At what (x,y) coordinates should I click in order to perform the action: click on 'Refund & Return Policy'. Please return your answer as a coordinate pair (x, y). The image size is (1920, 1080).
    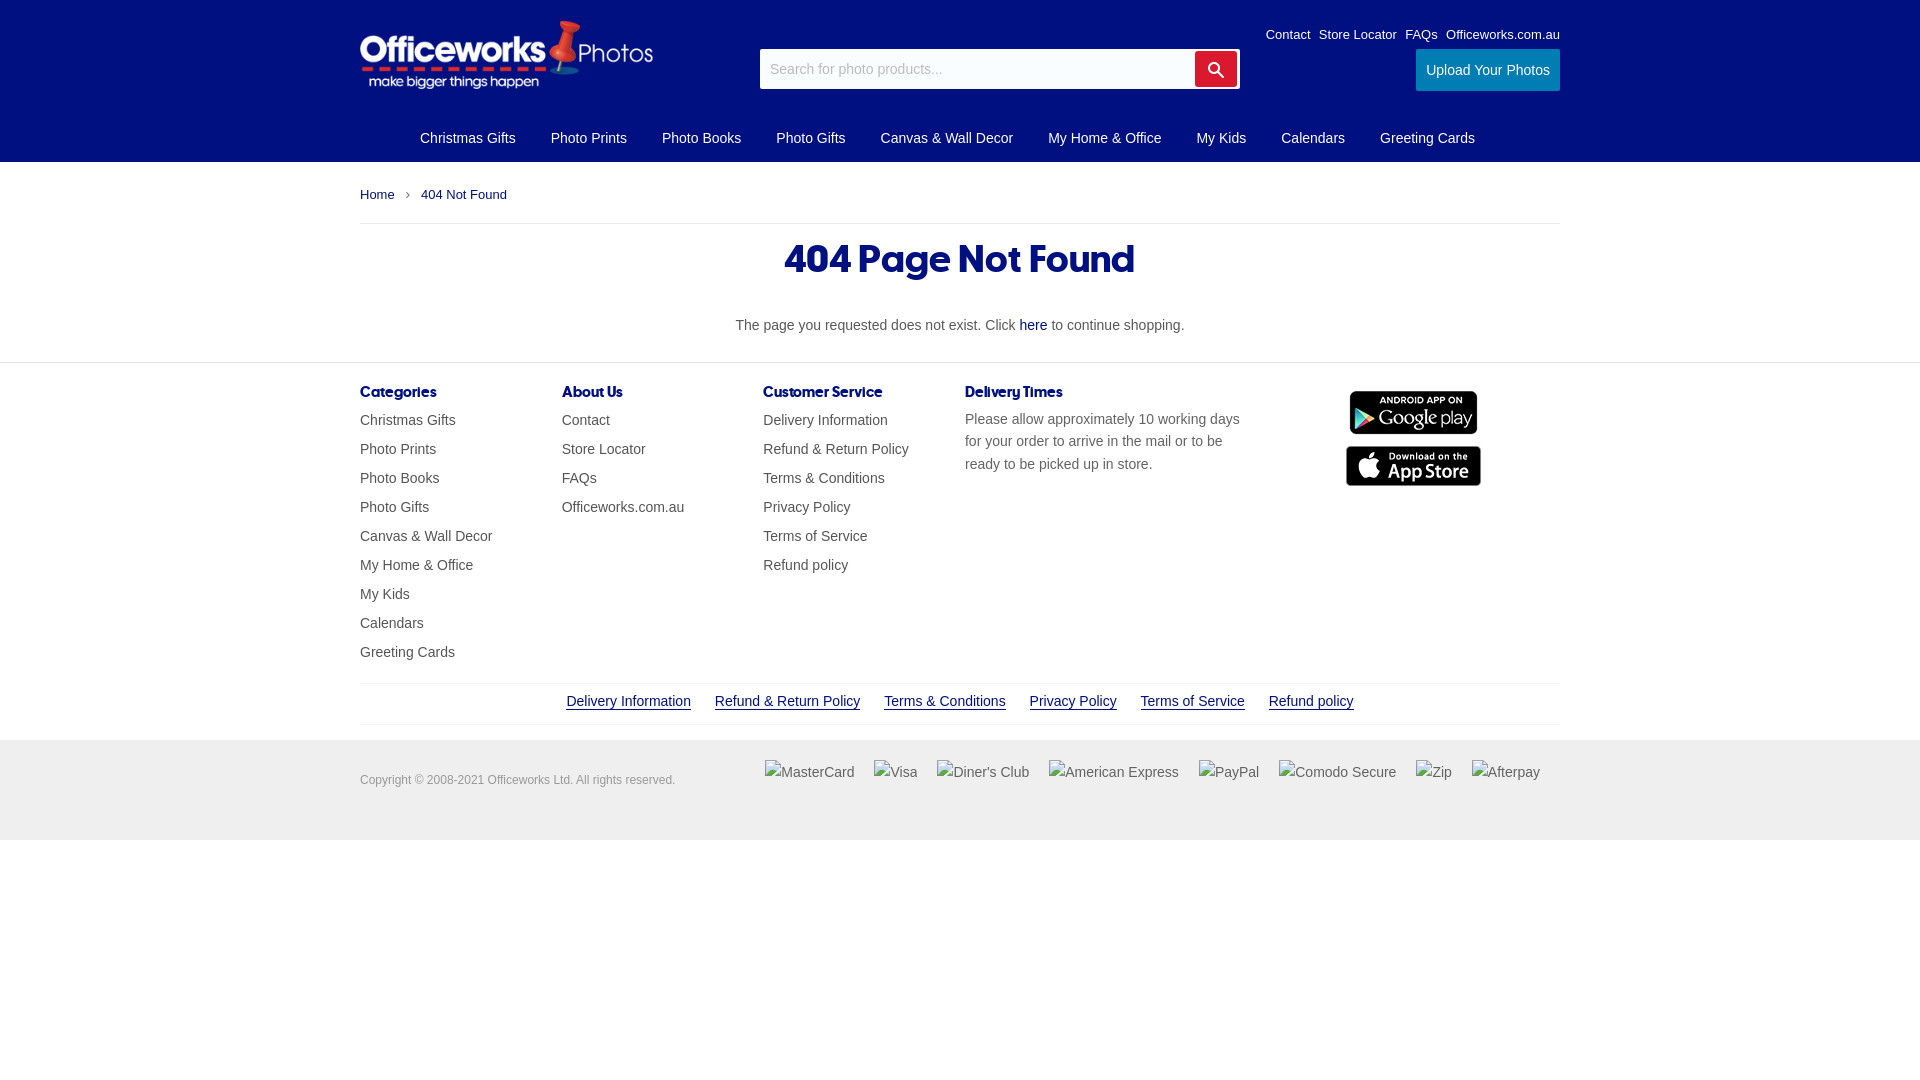
    Looking at the image, I should click on (835, 447).